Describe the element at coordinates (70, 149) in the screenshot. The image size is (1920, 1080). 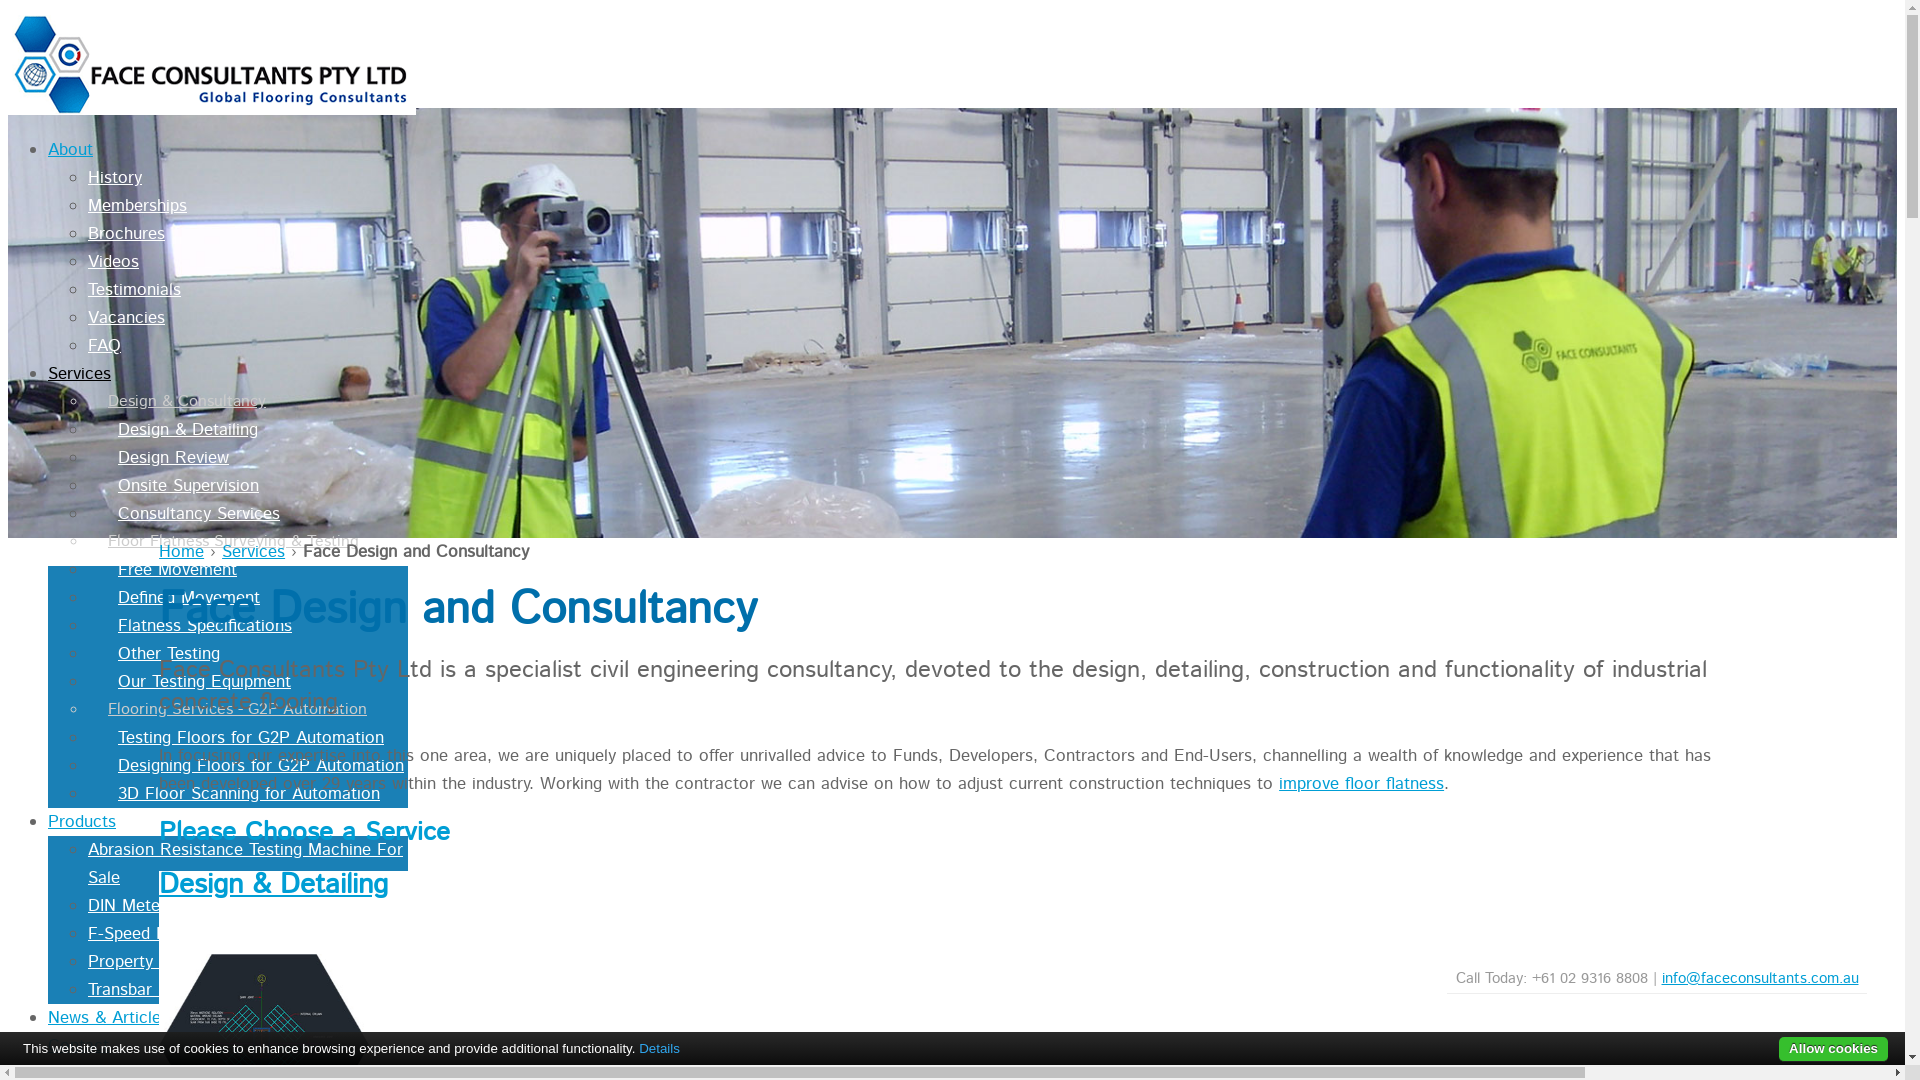
I see `'About'` at that location.